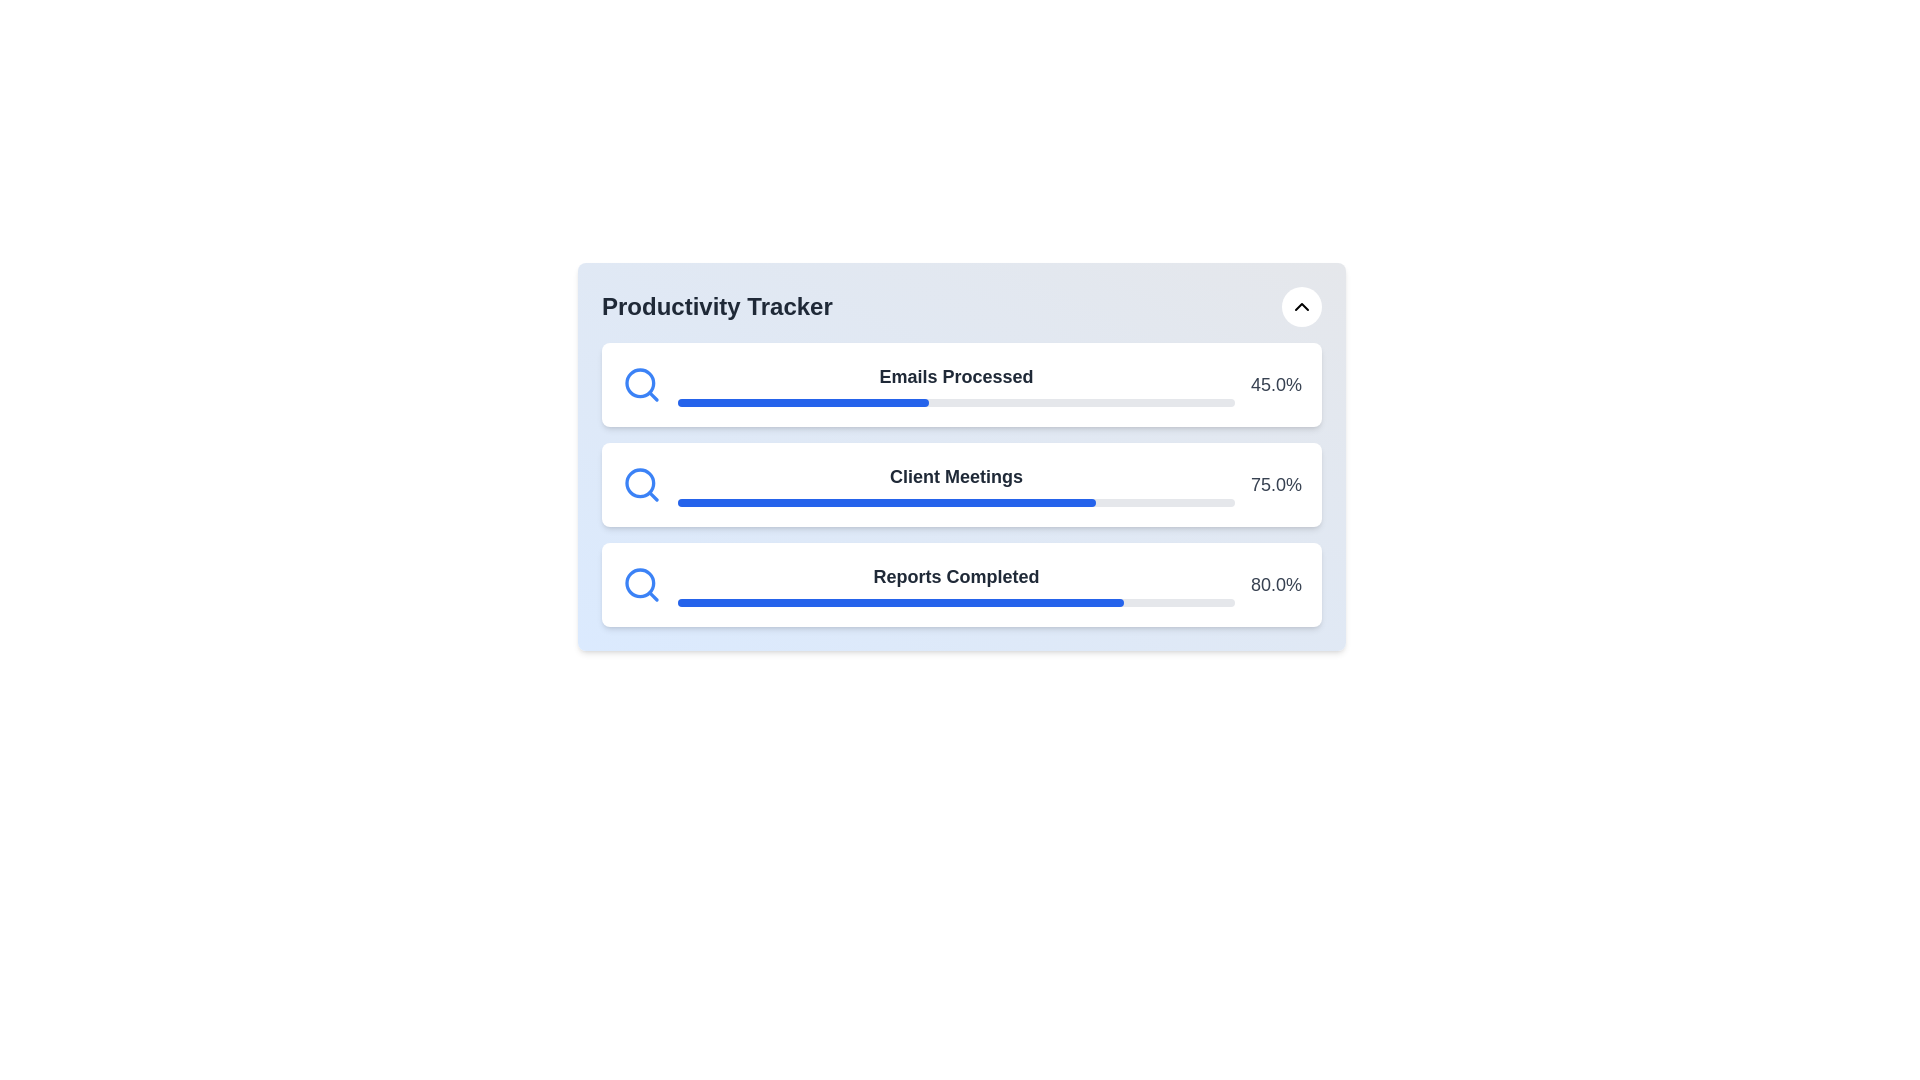 The width and height of the screenshot is (1920, 1080). I want to click on text from the Text Label displaying the completion percentage of the 'Emails Processed' within the first information card of the 'Productivity Tracker' section, so click(1275, 385).